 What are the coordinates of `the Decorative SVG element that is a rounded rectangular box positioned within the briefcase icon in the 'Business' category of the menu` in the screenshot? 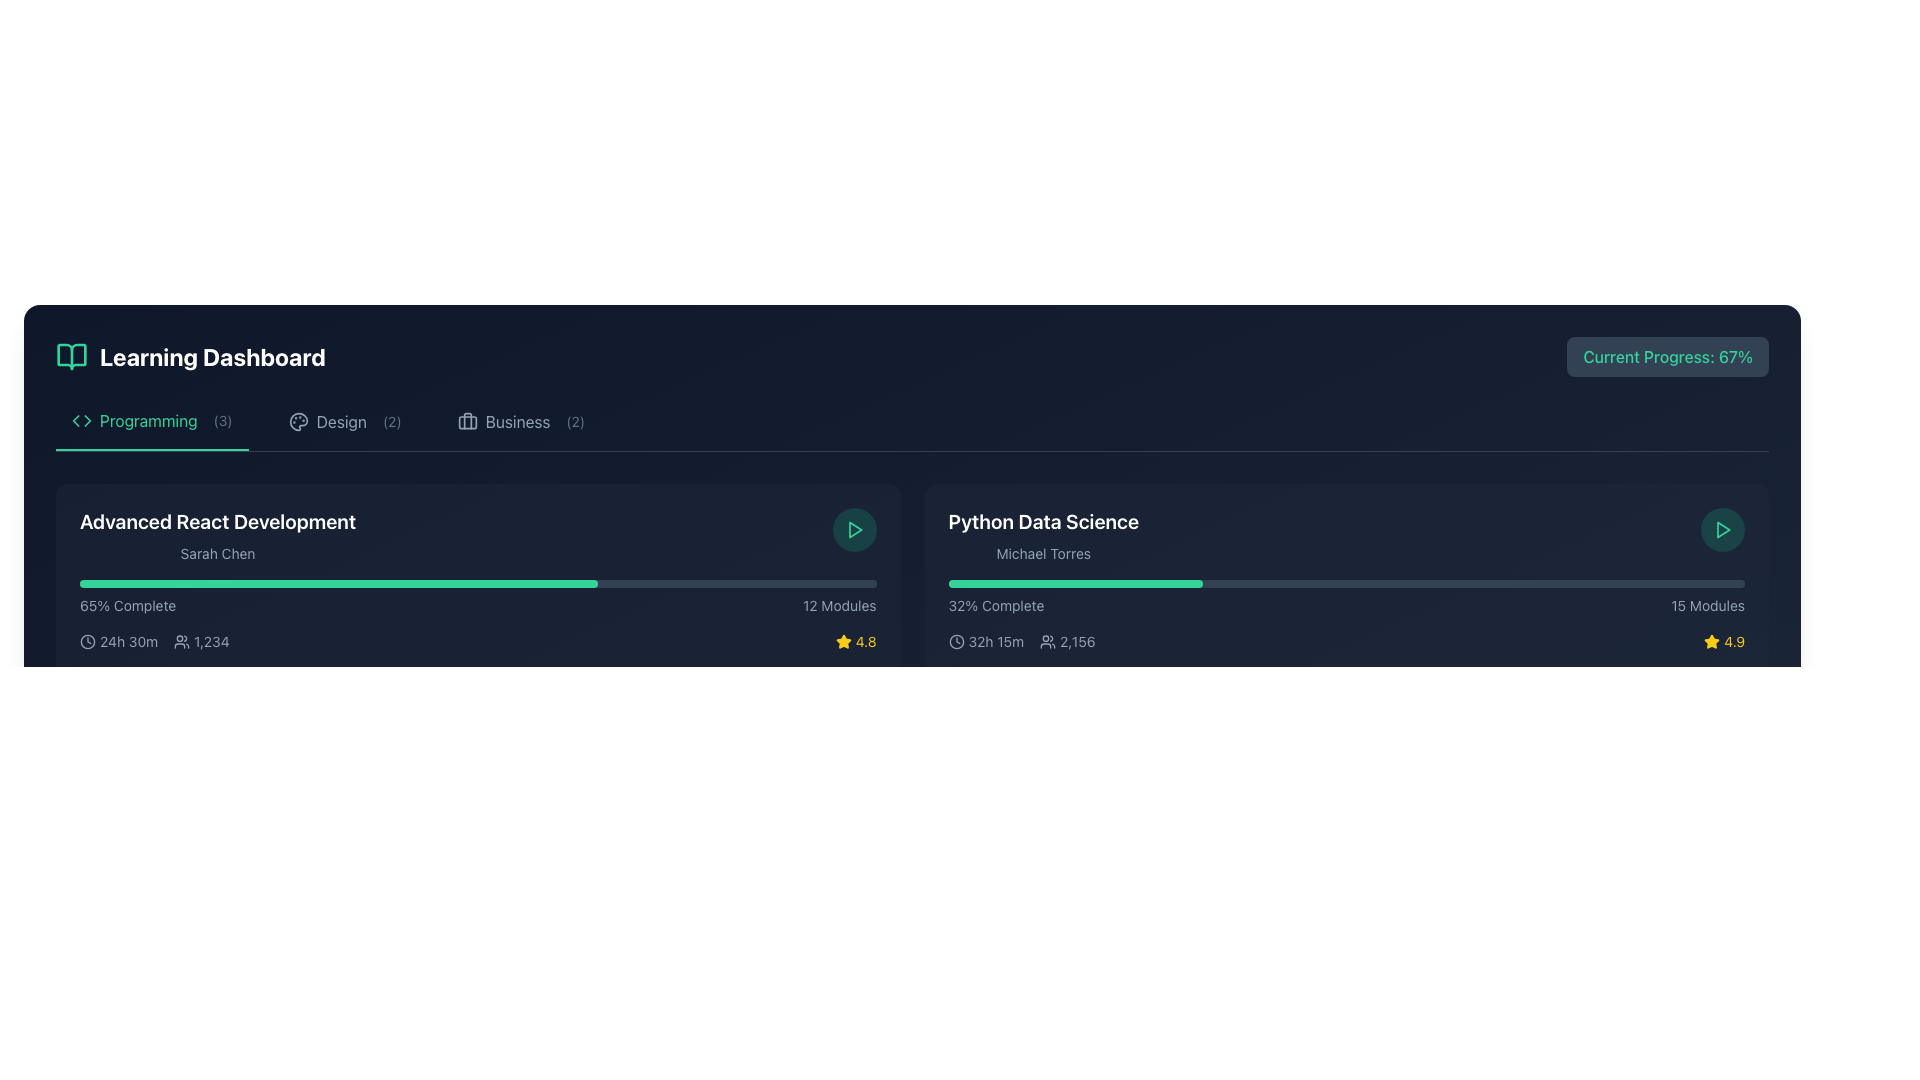 It's located at (466, 421).